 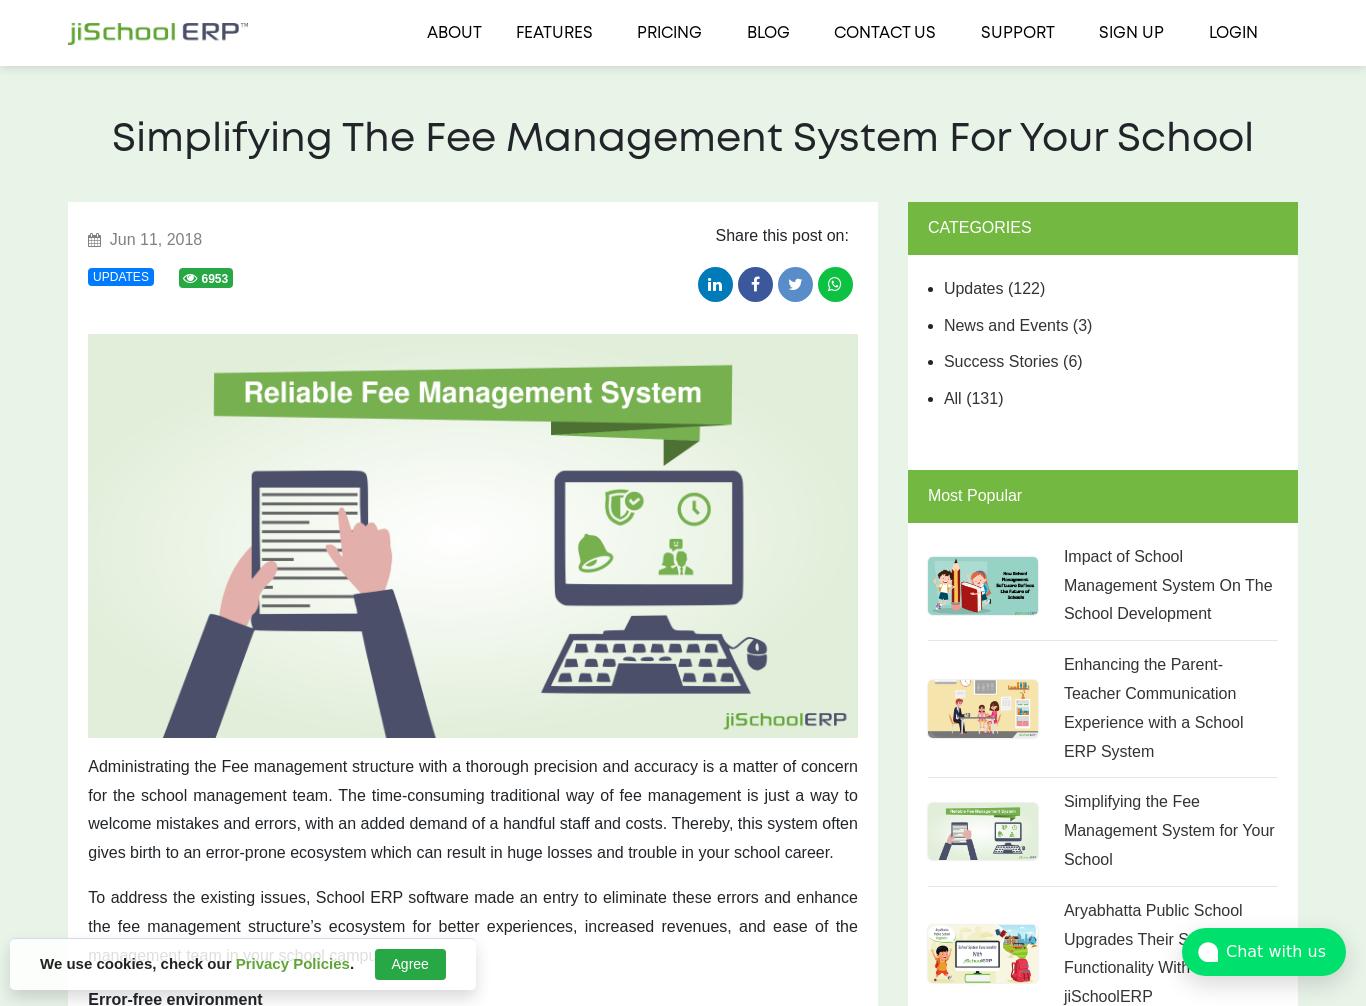 I want to click on 'To address the existing issues, School ERP software made an entry to eliminate these errors and enhance the fee management structure’s ecosystem for better experiences, increased revenues, and ease of the management team in your school campus:', so click(x=87, y=925).